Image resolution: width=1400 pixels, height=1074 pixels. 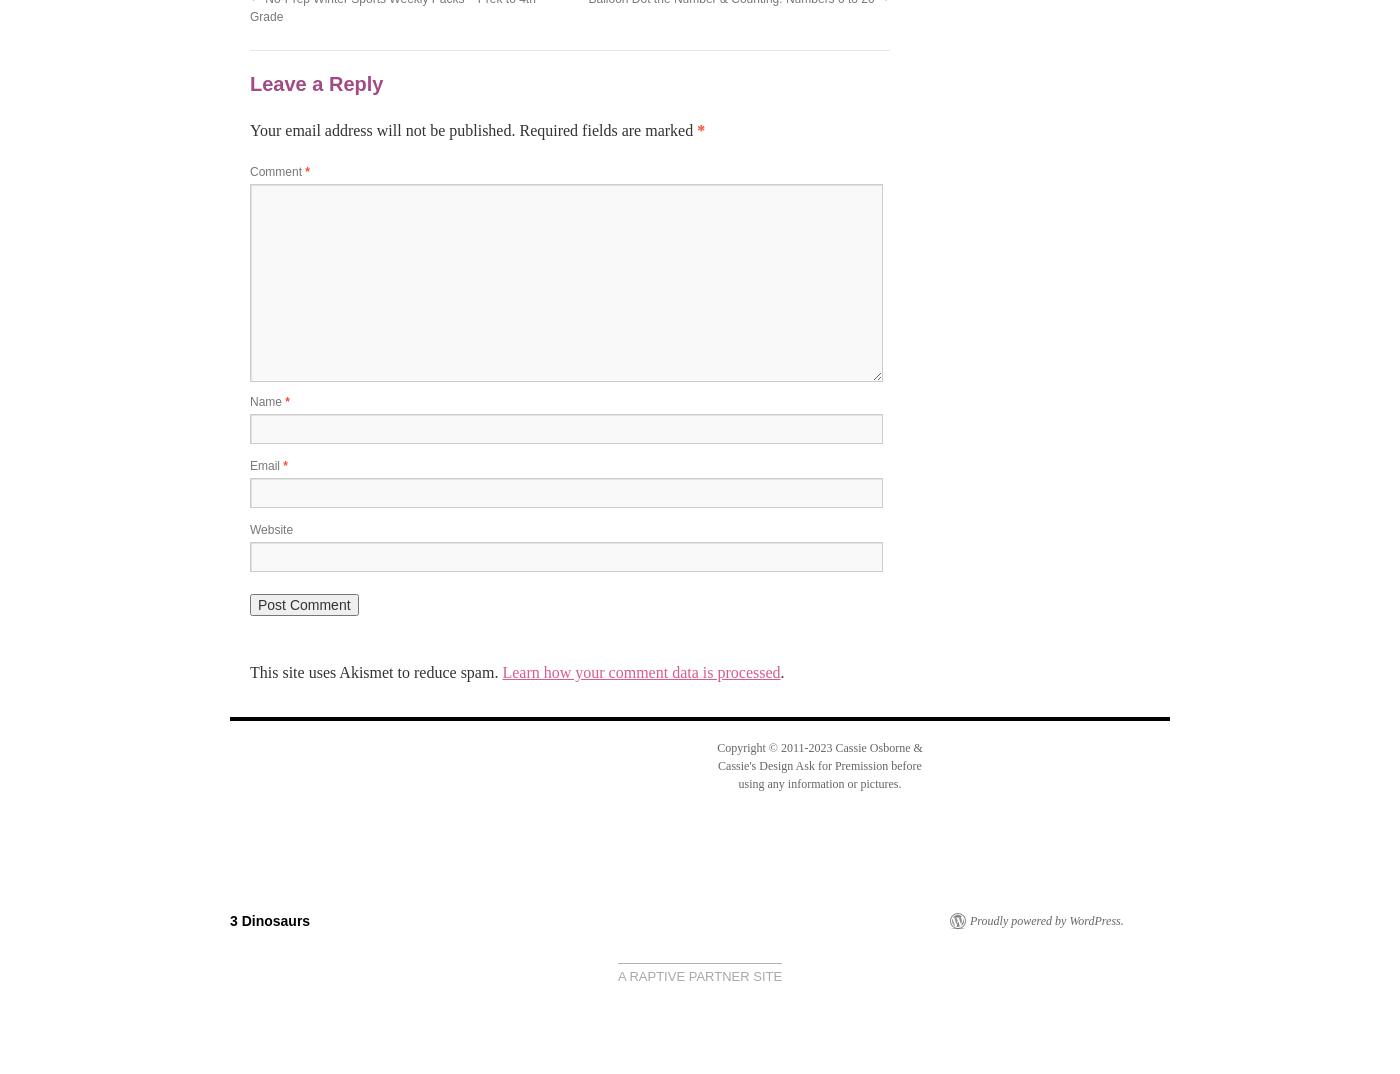 I want to click on 'Proudly powered by WordPress.', so click(x=1046, y=919).